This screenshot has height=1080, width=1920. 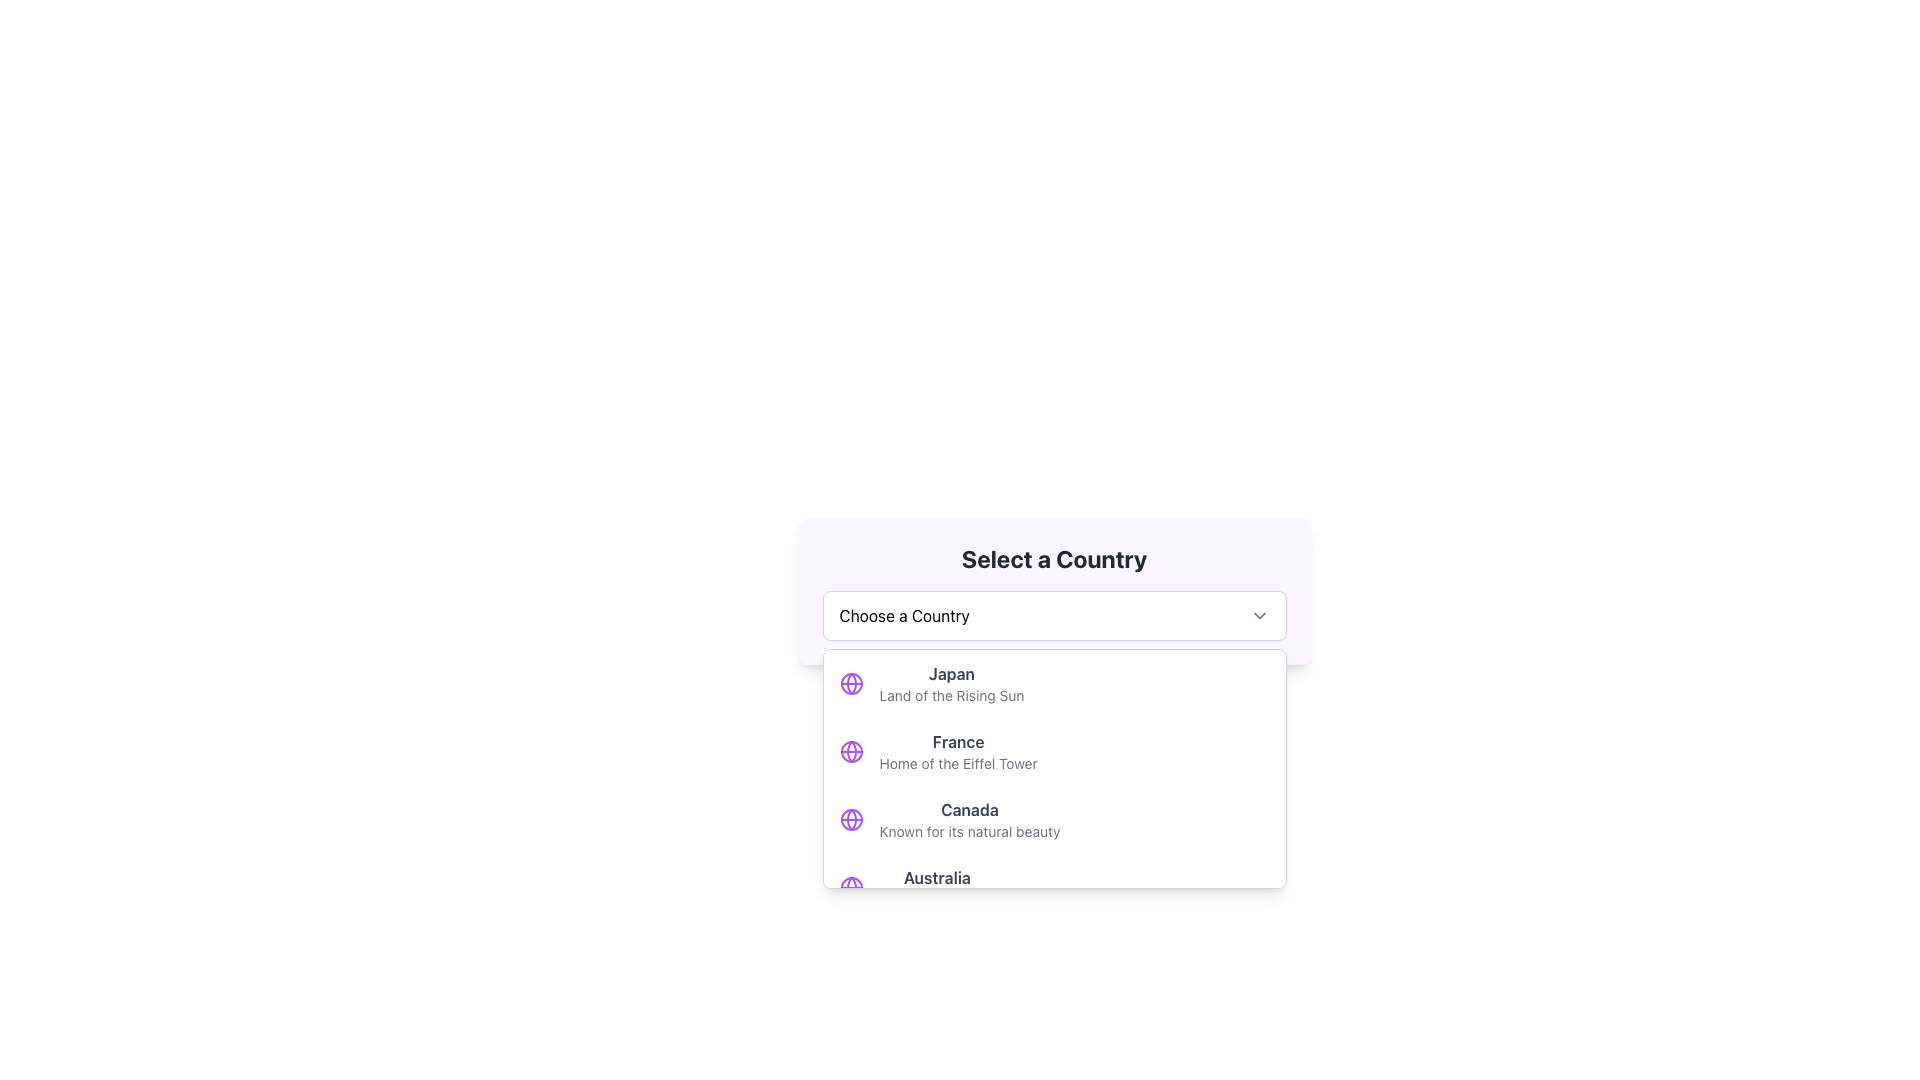 I want to click on the globe icon representing the country selection for 'France' in the dropdown list, which visually indicates the selected country, so click(x=851, y=752).